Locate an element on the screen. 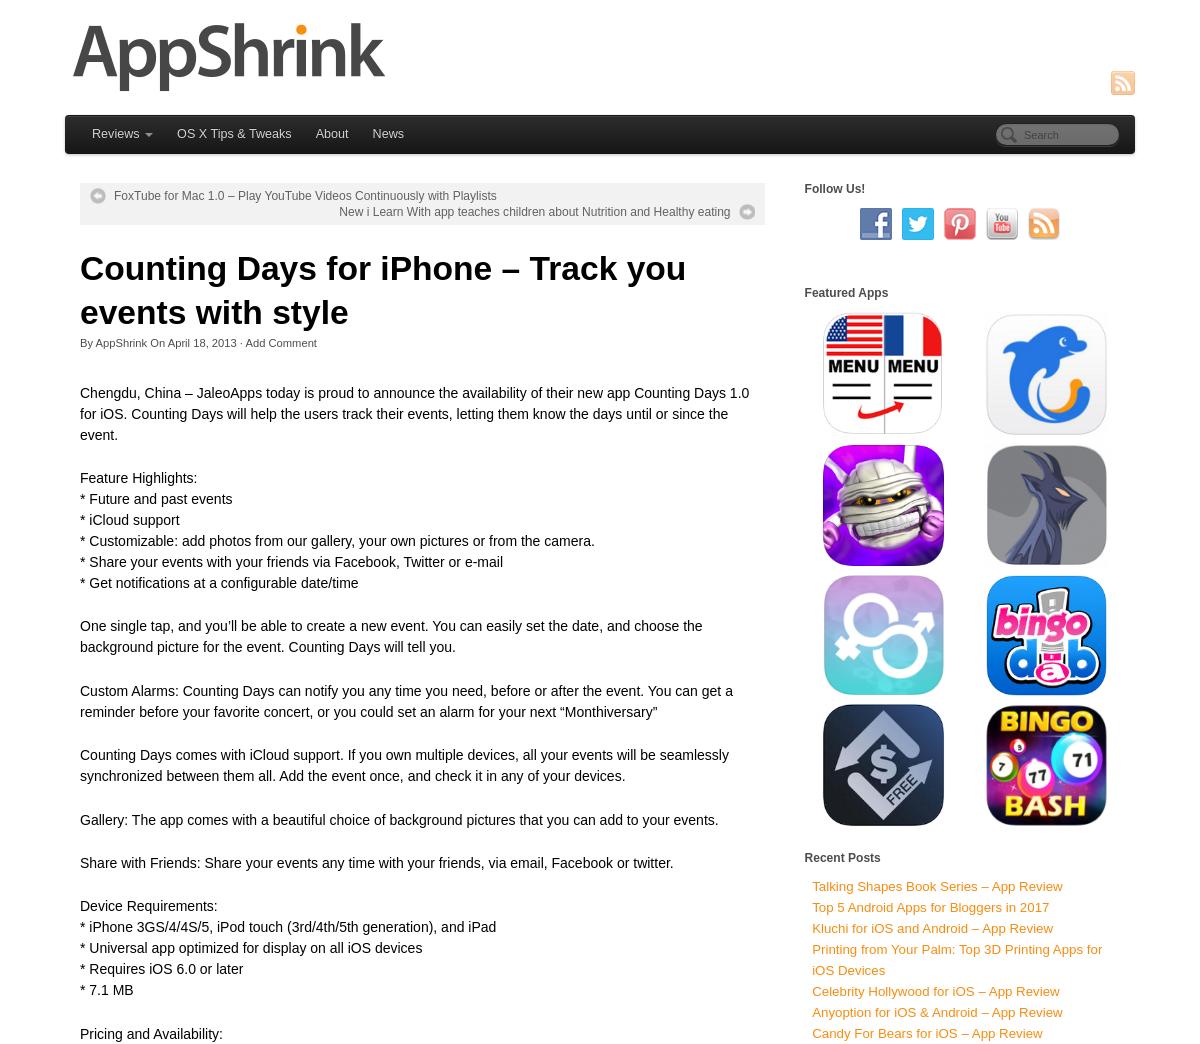 The width and height of the screenshot is (1200, 1044). 'Candy For Bears for iOS – App Review' is located at coordinates (927, 1033).